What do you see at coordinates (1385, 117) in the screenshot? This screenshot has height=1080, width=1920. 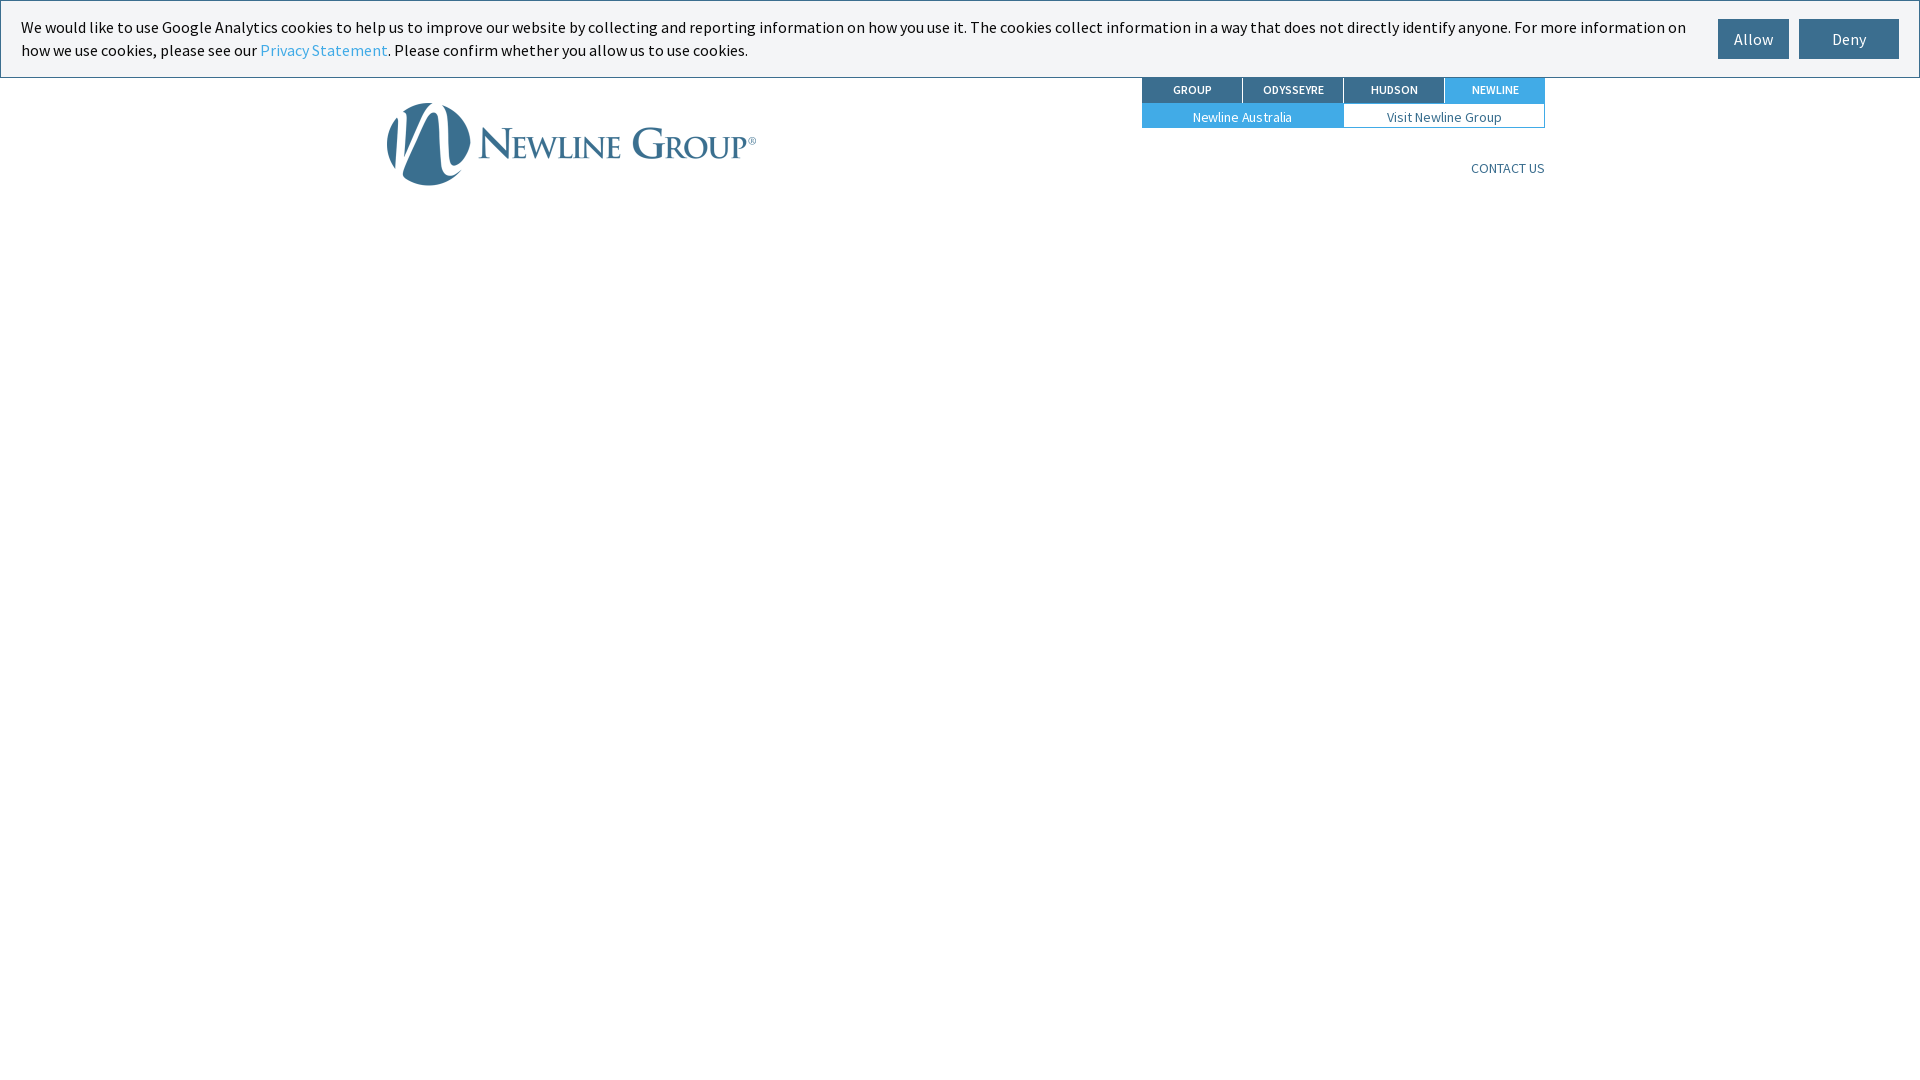 I see `'Visit Newline Group'` at bounding box center [1385, 117].